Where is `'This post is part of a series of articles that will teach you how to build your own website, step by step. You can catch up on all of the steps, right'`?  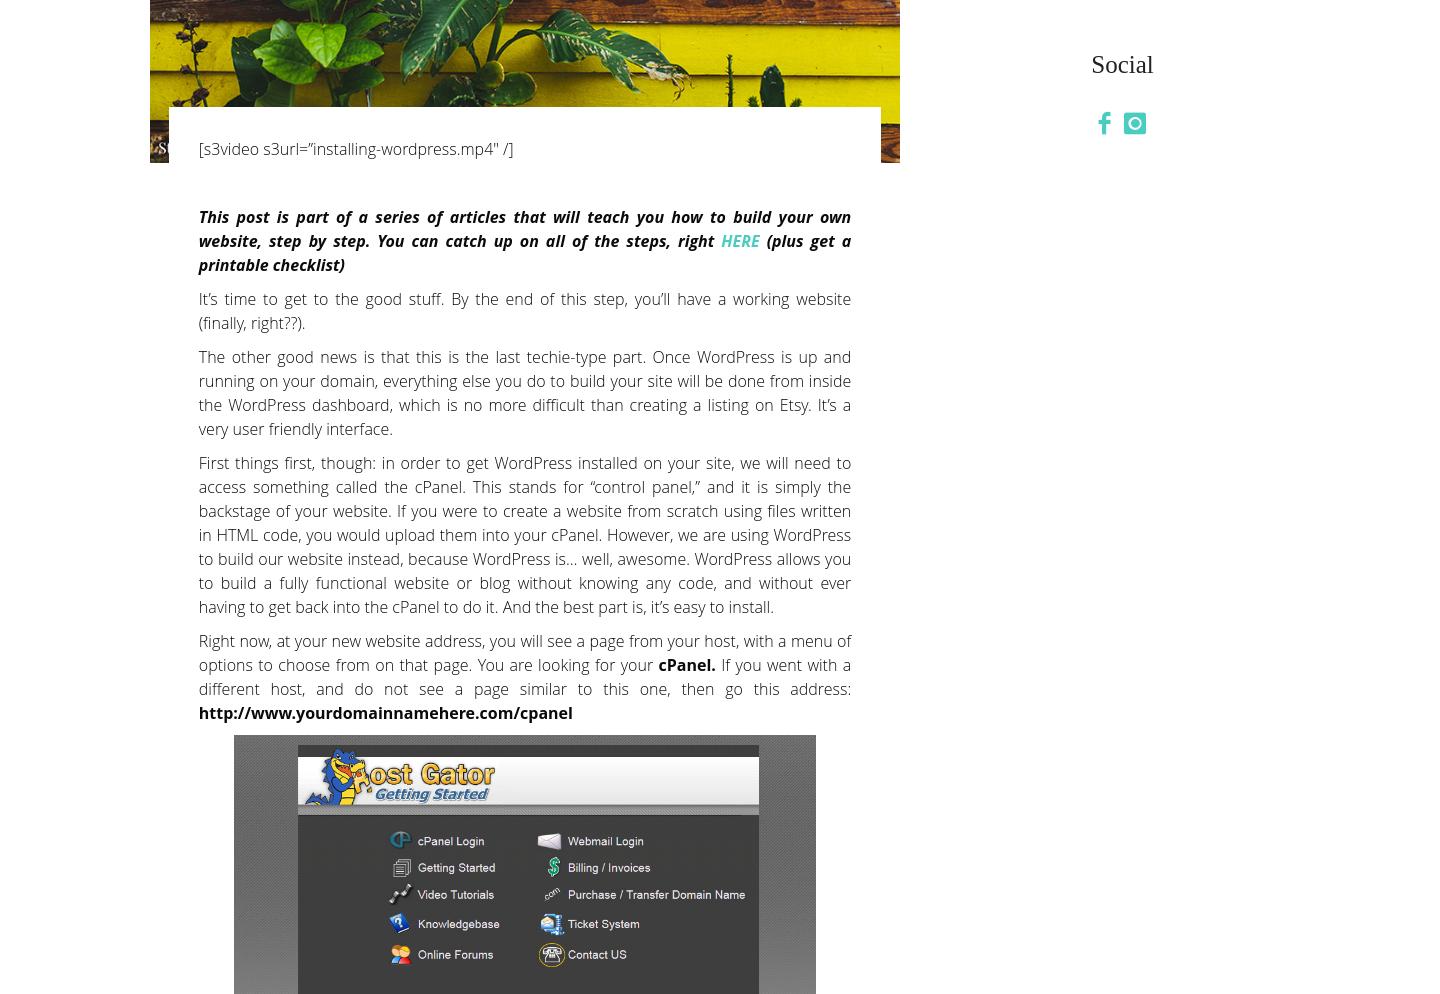
'This post is part of a series of articles that will teach you how to build your own website, step by step. You can catch up on all of the steps, right' is located at coordinates (523, 229).